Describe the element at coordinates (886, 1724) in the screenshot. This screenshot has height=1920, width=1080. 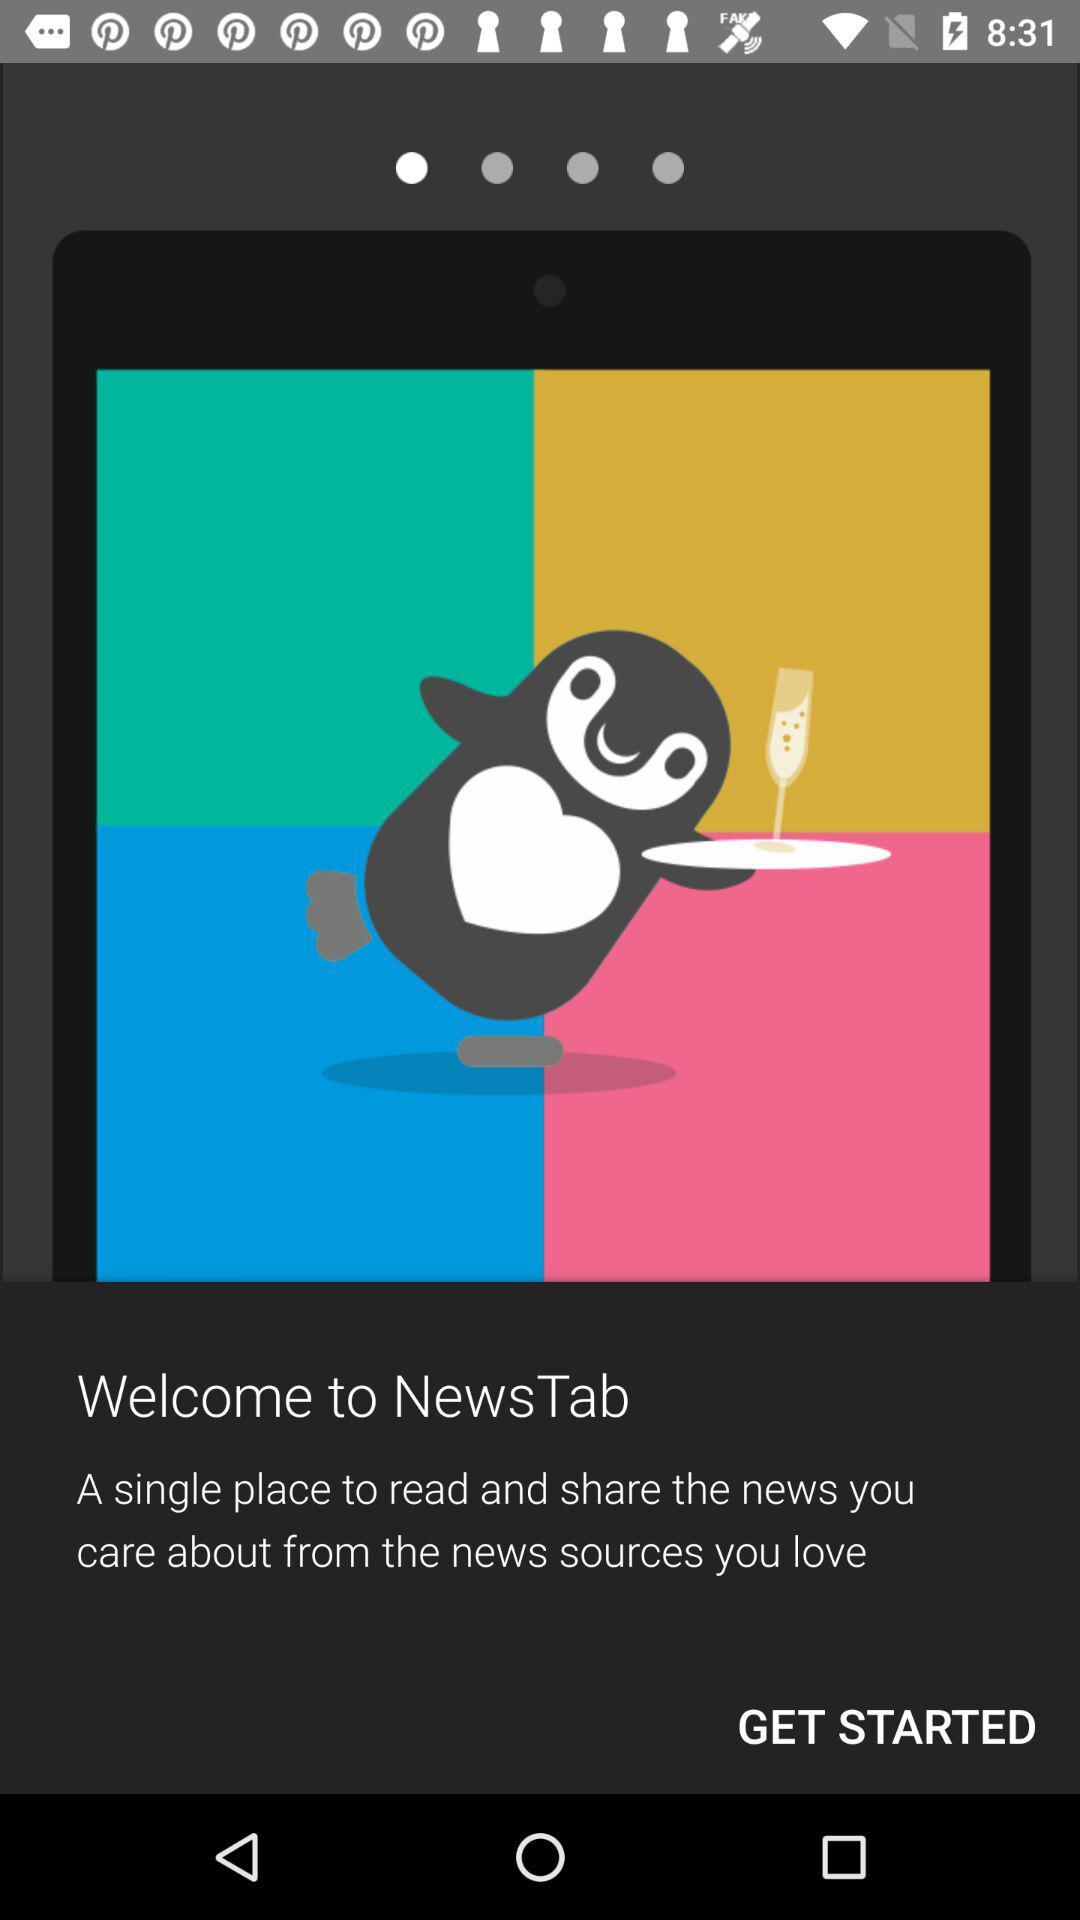
I see `icon at the bottom right corner` at that location.